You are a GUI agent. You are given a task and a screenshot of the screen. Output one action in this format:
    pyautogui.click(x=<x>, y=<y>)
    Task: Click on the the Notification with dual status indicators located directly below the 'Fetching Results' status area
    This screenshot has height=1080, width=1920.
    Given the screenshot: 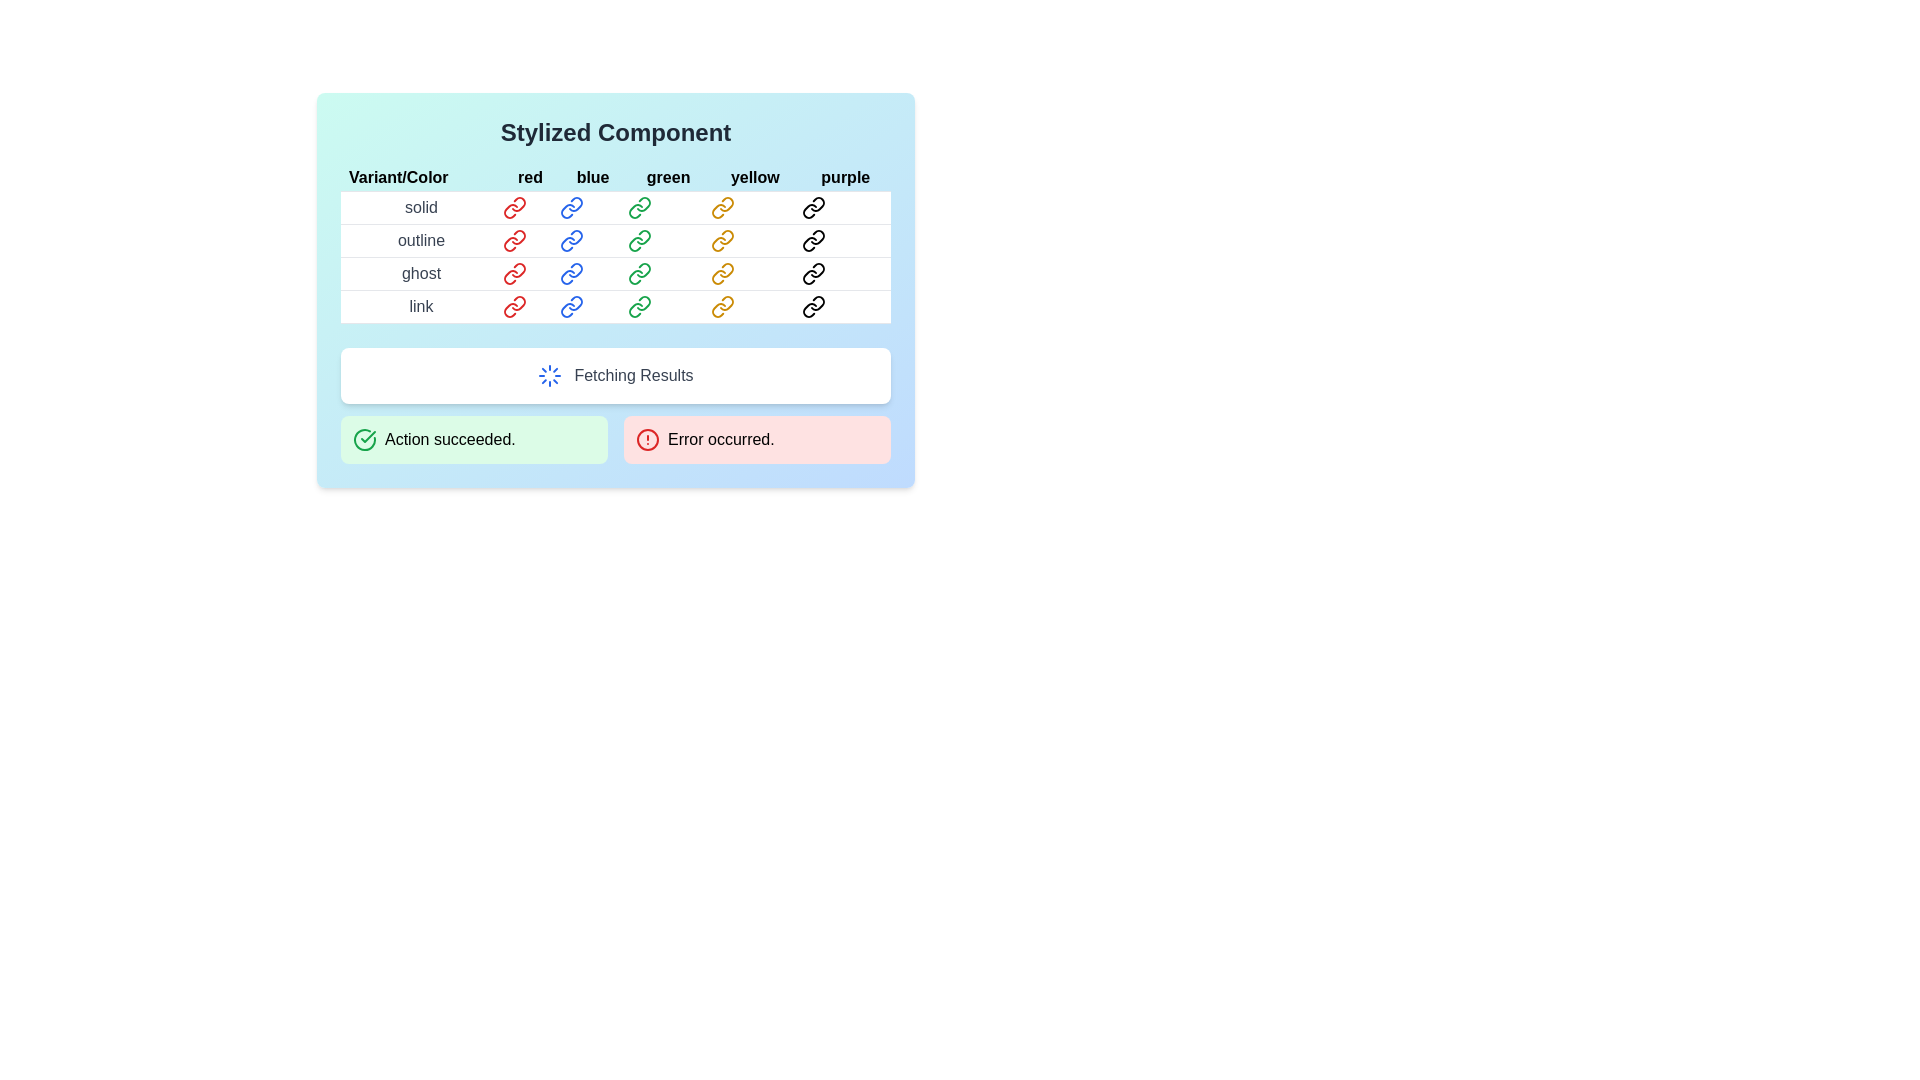 What is the action you would take?
    pyautogui.click(x=614, y=405)
    